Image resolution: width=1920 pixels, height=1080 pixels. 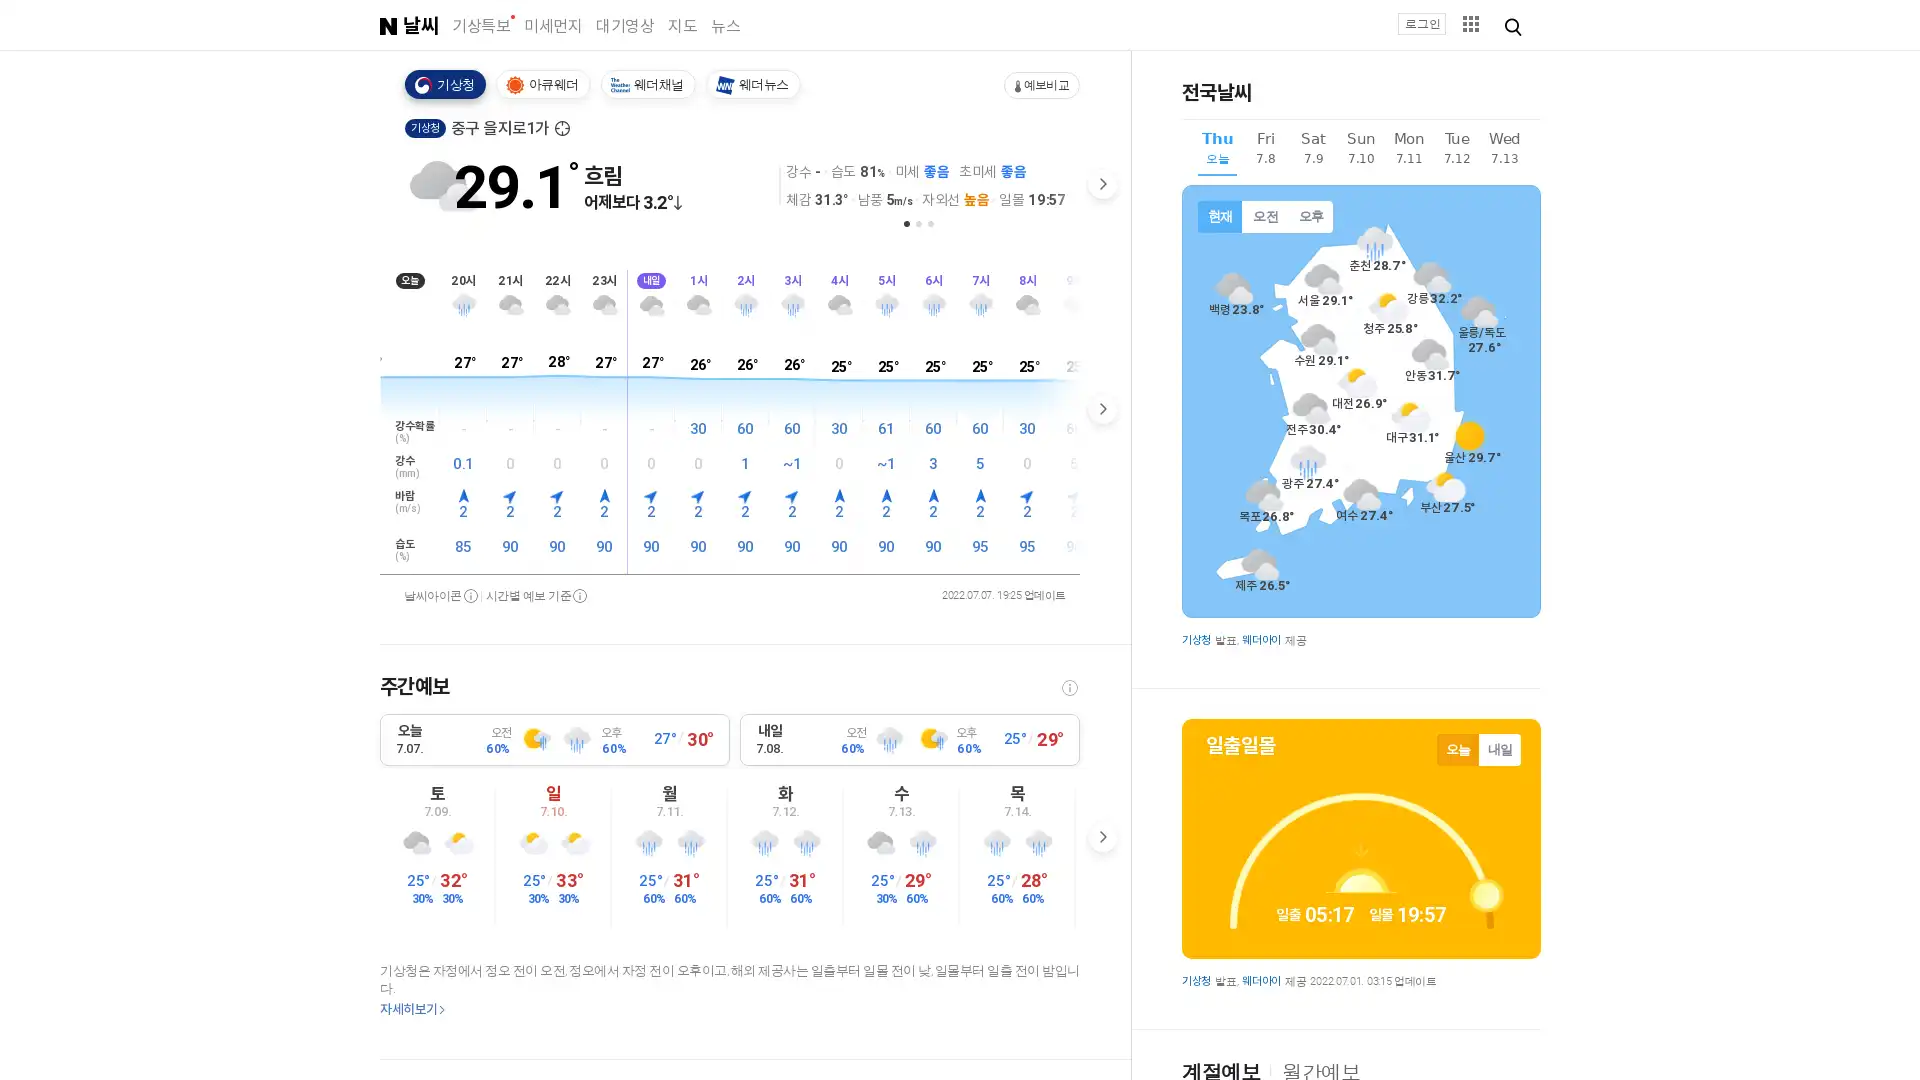 What do you see at coordinates (1360, 150) in the screenshot?
I see `Sun 7.10` at bounding box center [1360, 150].